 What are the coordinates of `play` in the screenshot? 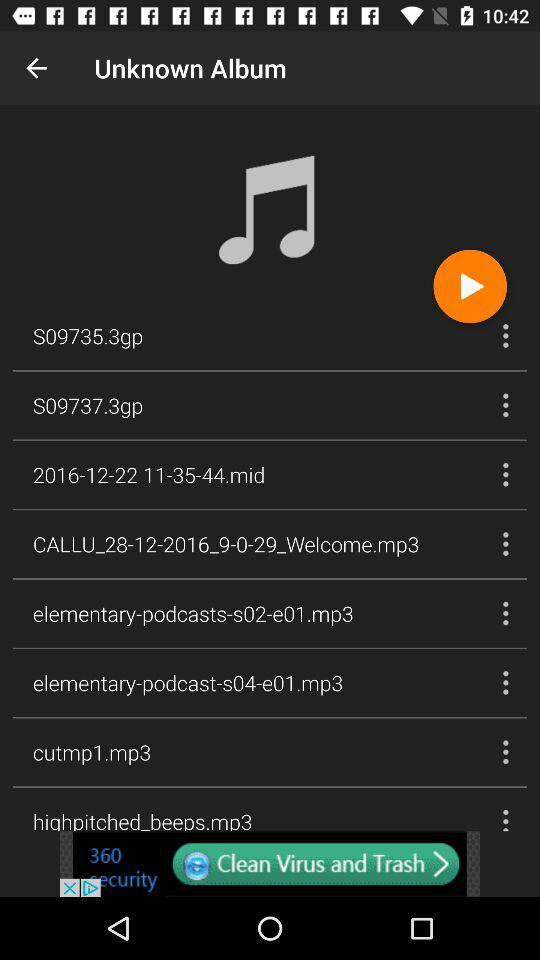 It's located at (470, 285).